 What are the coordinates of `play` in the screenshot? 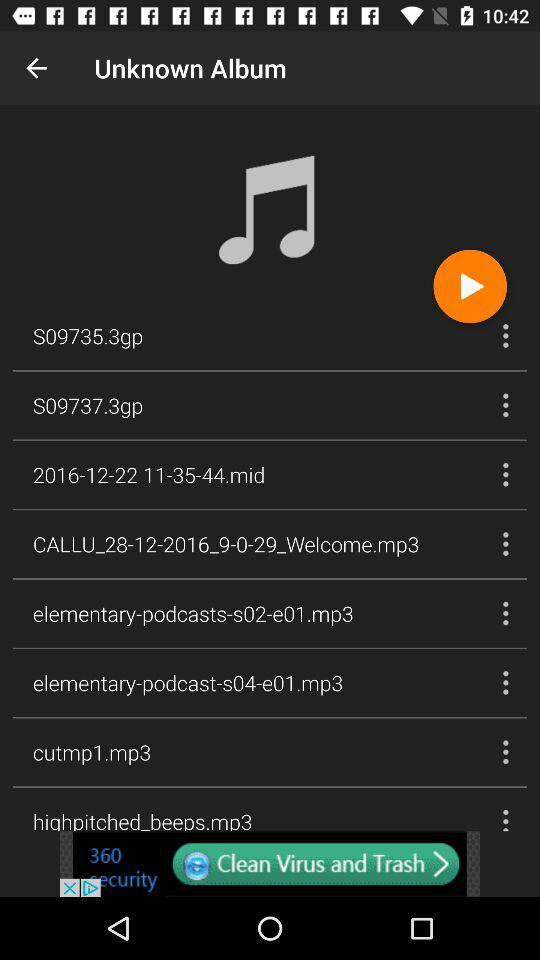 It's located at (470, 285).